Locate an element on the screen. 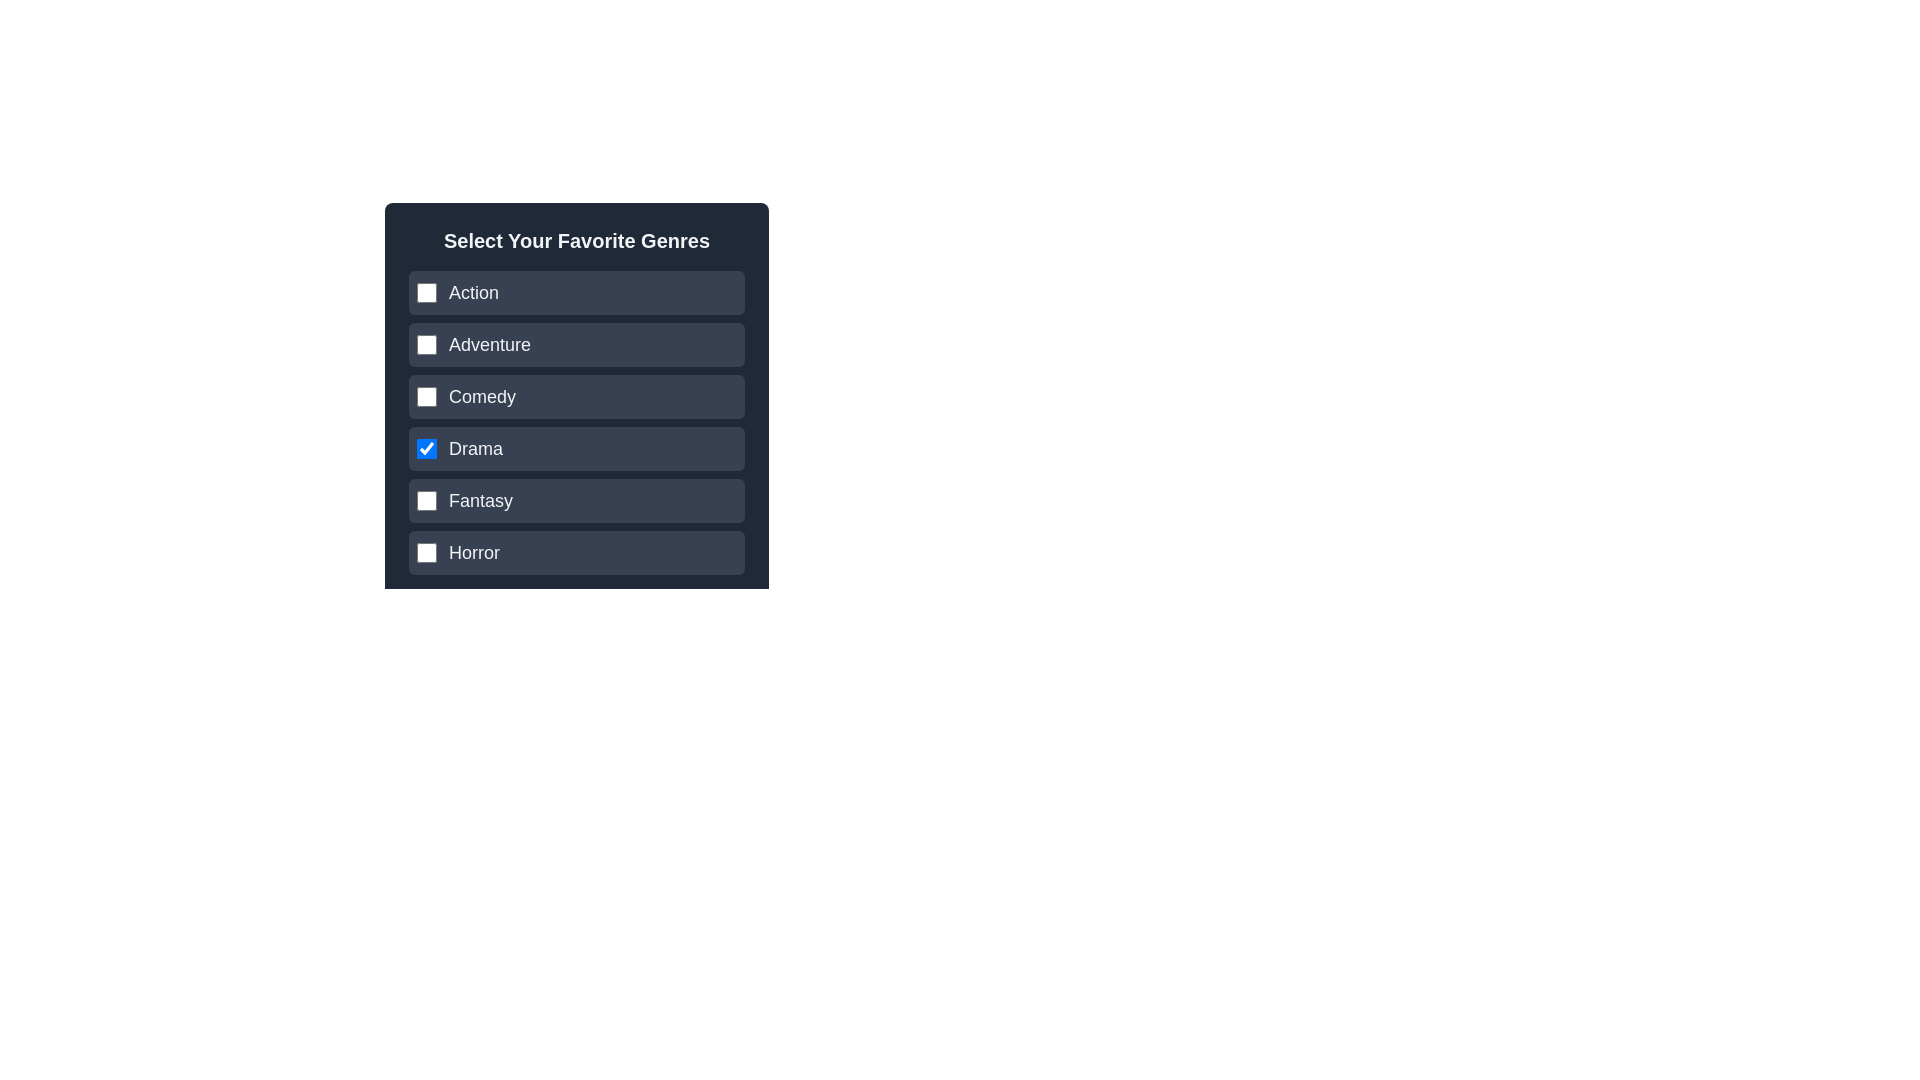 The height and width of the screenshot is (1080, 1920). the 'Fantasy' text label, which is styled with a larger font size and white color against a dark gray background, located in a selectable option row between 'Drama' and 'Horror' is located at coordinates (480, 500).